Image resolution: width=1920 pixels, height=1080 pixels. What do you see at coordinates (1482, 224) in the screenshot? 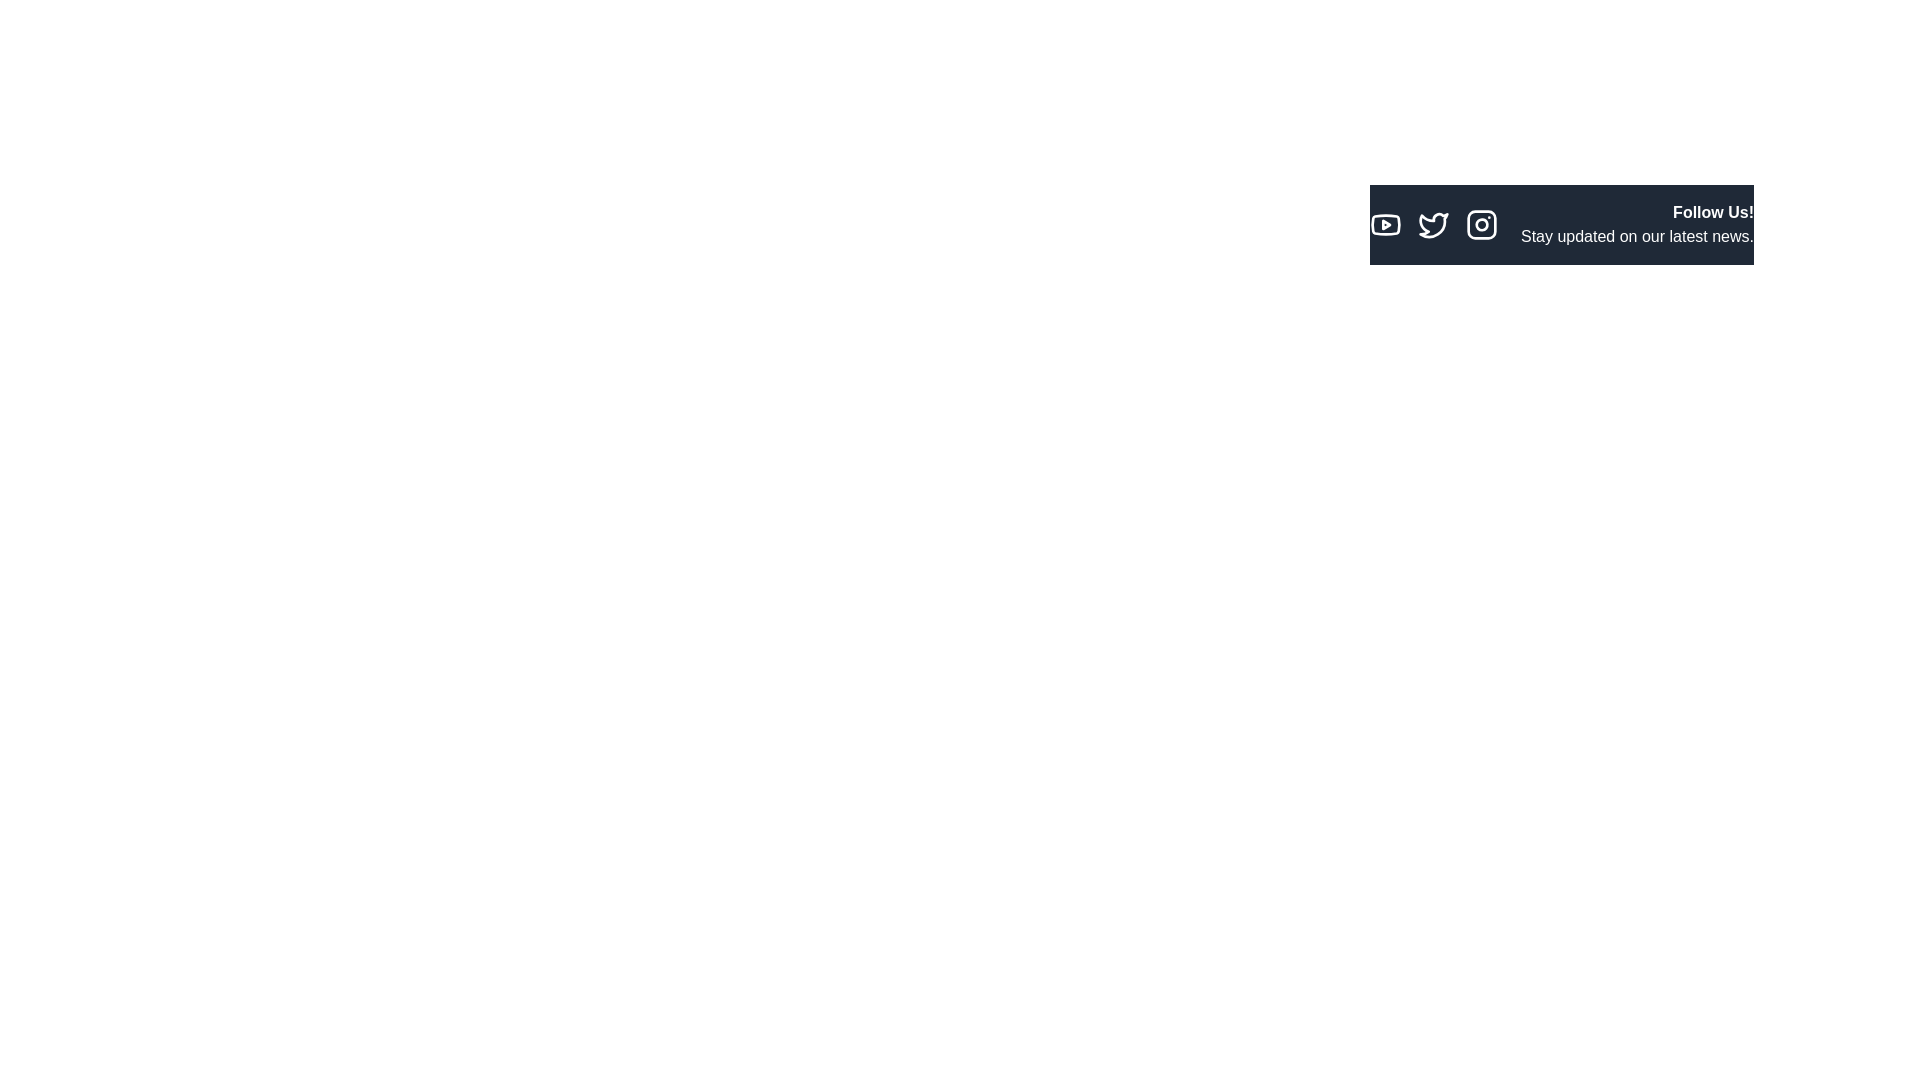
I see `the Instagram icon, which is the fourth item in the row of social media icons` at bounding box center [1482, 224].